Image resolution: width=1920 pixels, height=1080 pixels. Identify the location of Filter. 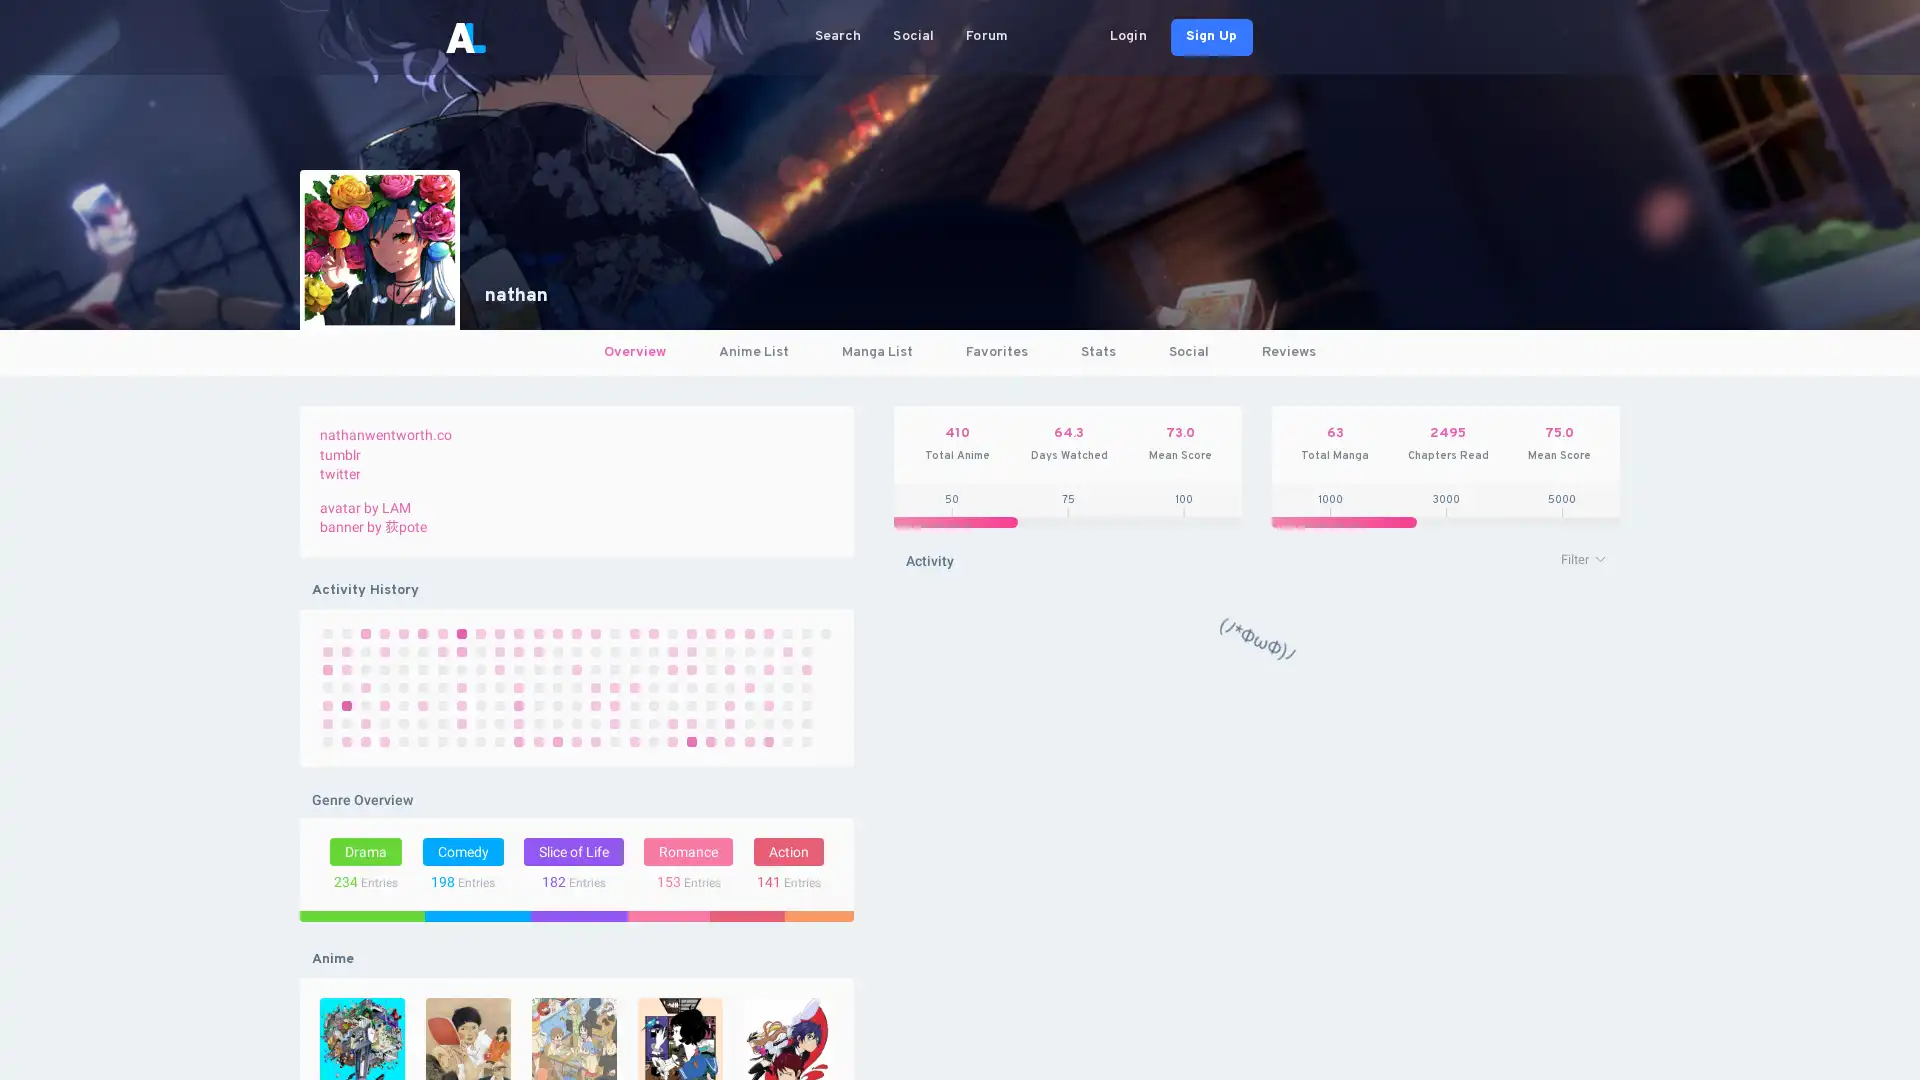
(1583, 559).